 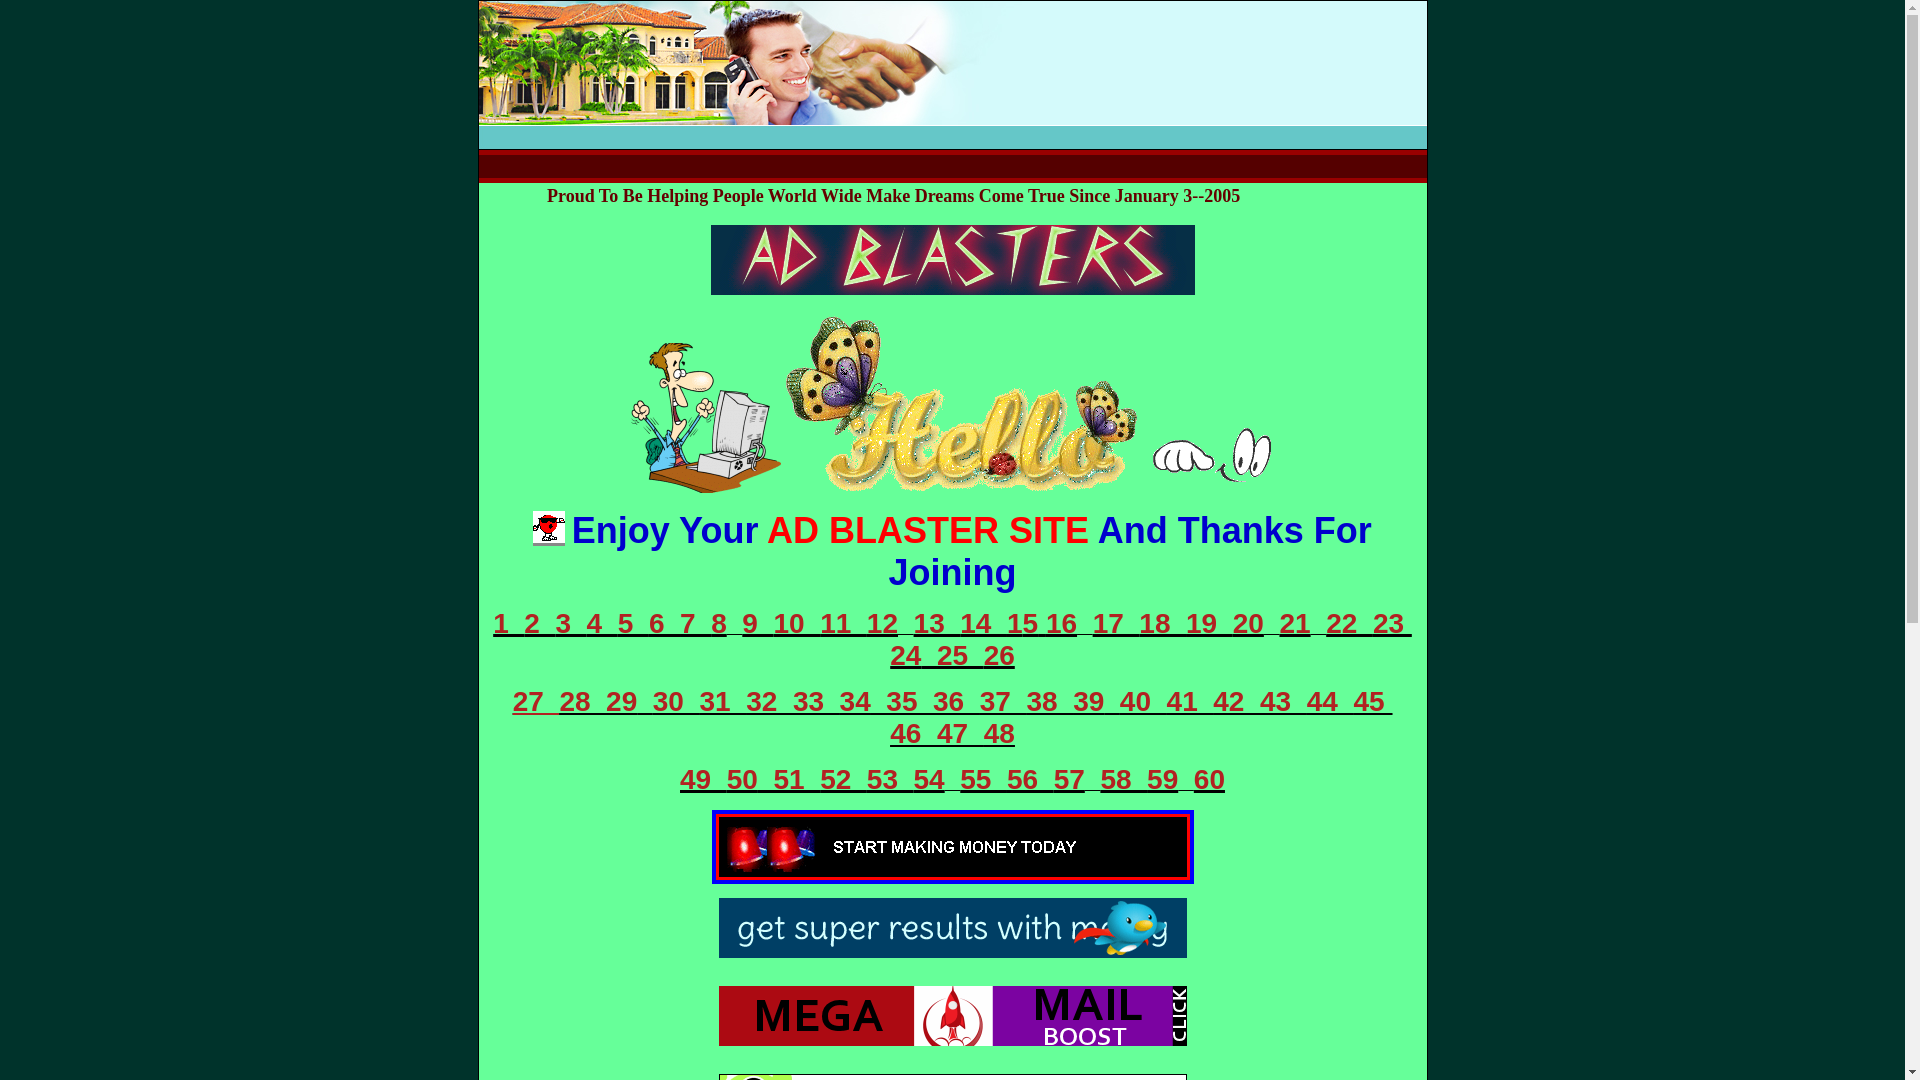 What do you see at coordinates (1294, 622) in the screenshot?
I see `'21'` at bounding box center [1294, 622].